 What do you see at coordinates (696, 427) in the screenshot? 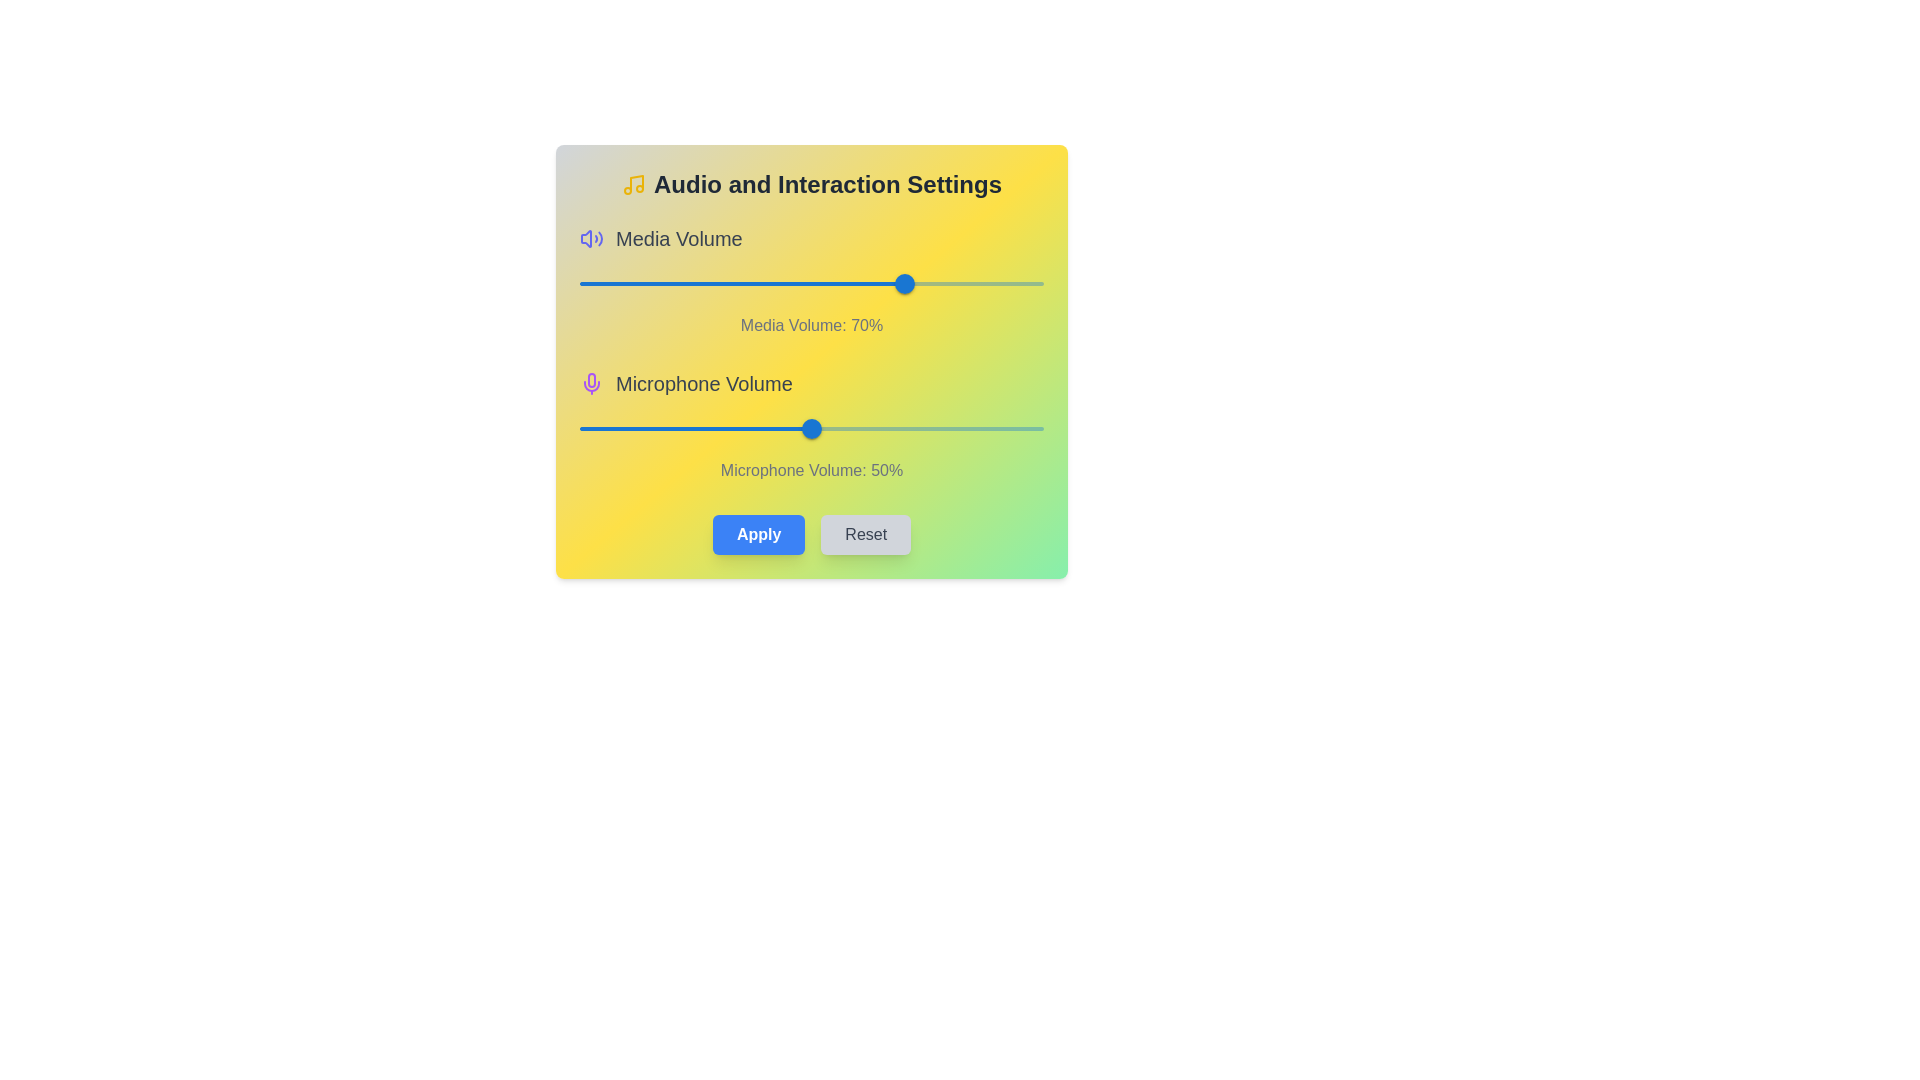
I see `the active range of the microphone volume slider track located beneath the 'Microphone Volume' label and before the 'Microphone Volume: 50%' label` at bounding box center [696, 427].